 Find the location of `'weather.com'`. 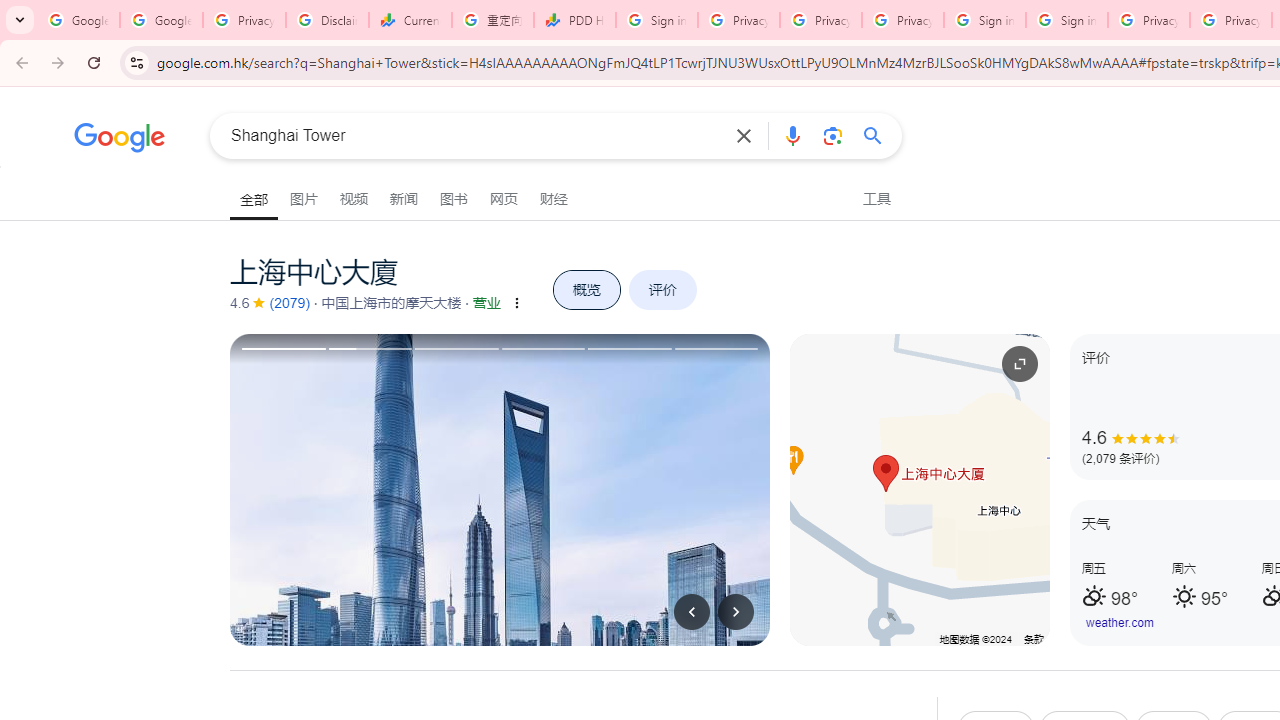

'weather.com' is located at coordinates (1120, 622).